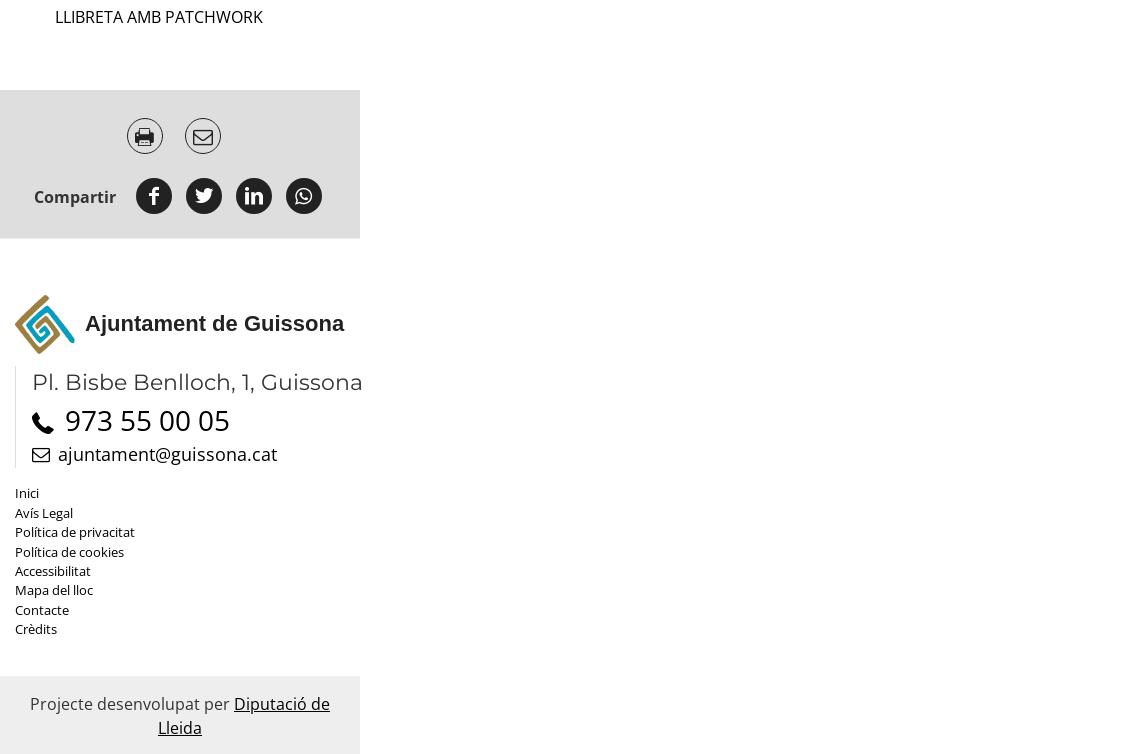 This screenshot has width=1139, height=754. I want to click on 'Ajuntament de Guissona', so click(213, 322).